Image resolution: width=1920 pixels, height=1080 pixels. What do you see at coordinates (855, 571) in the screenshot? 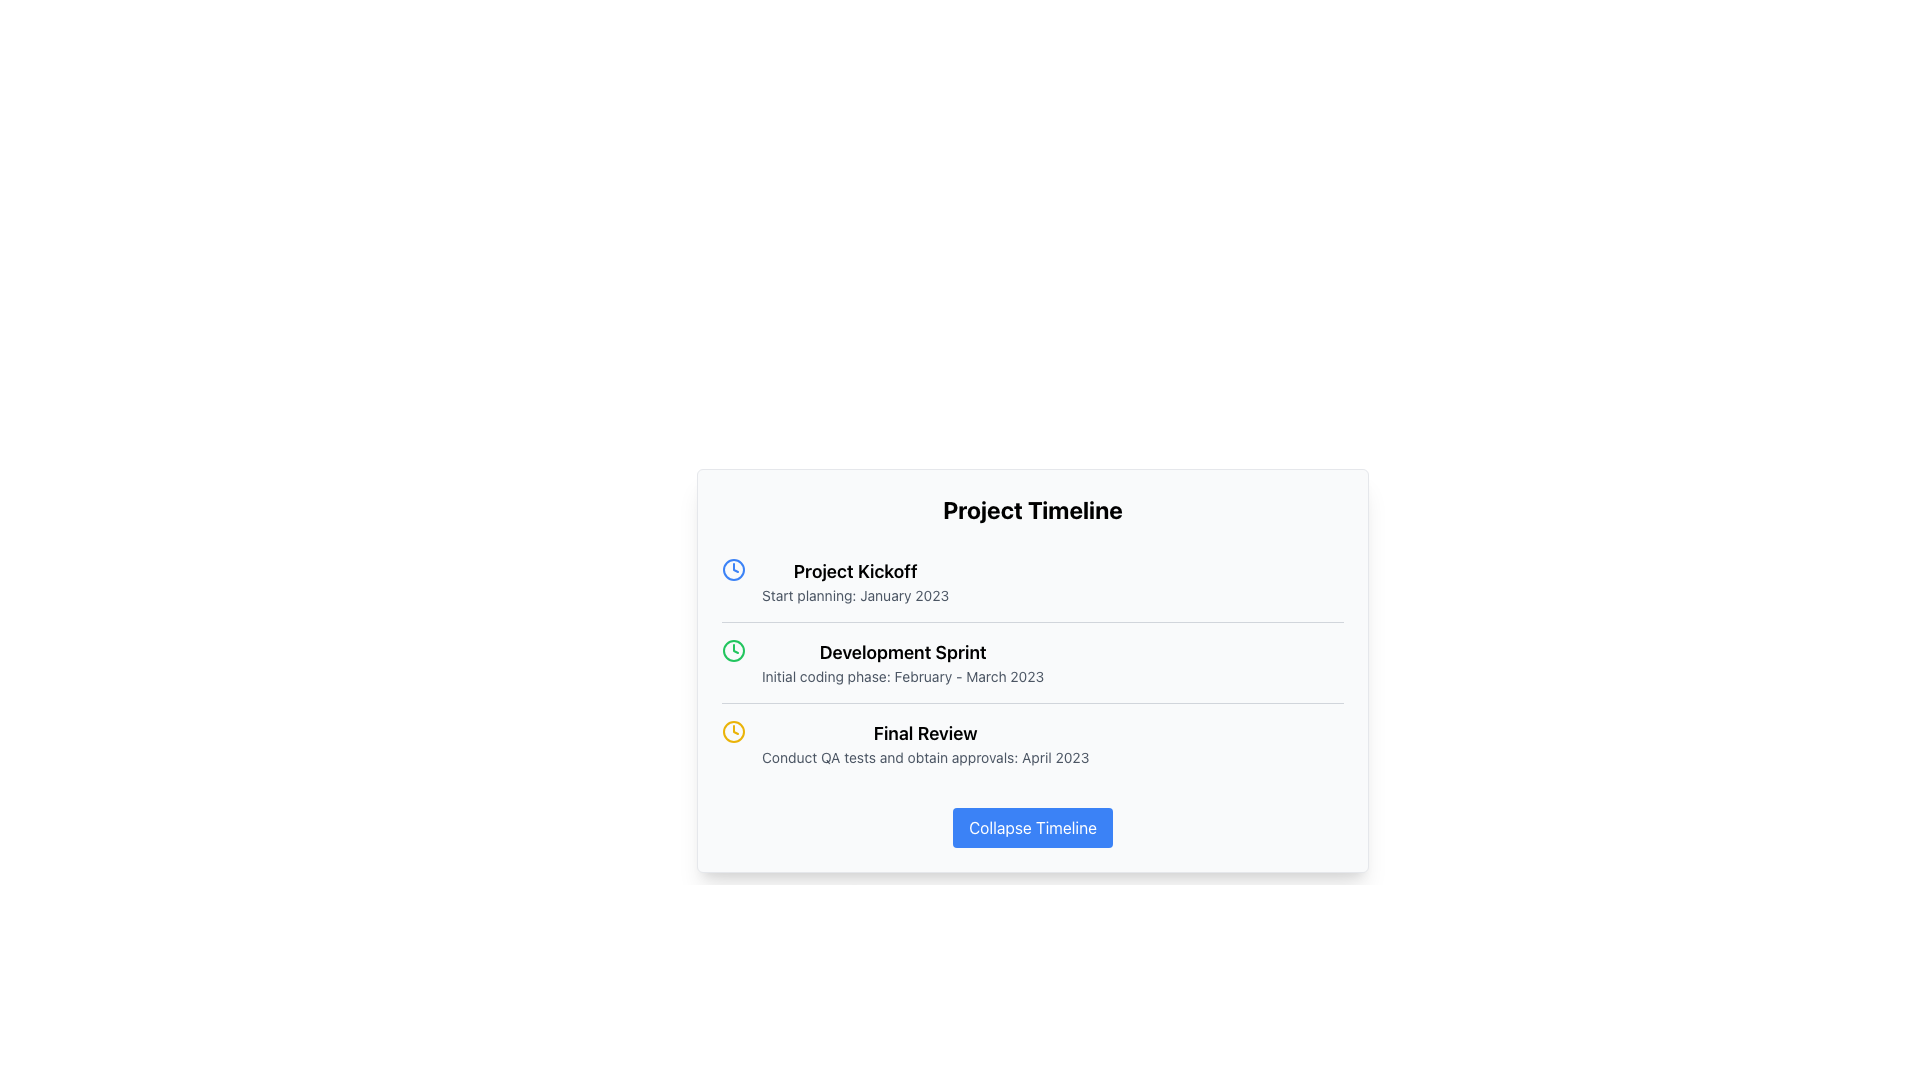
I see `the static text element that serves as a title or label for the timeline event, positioned beneath the timeline title and to the left of the descriptive text 'Start planning: January 2023'` at bounding box center [855, 571].